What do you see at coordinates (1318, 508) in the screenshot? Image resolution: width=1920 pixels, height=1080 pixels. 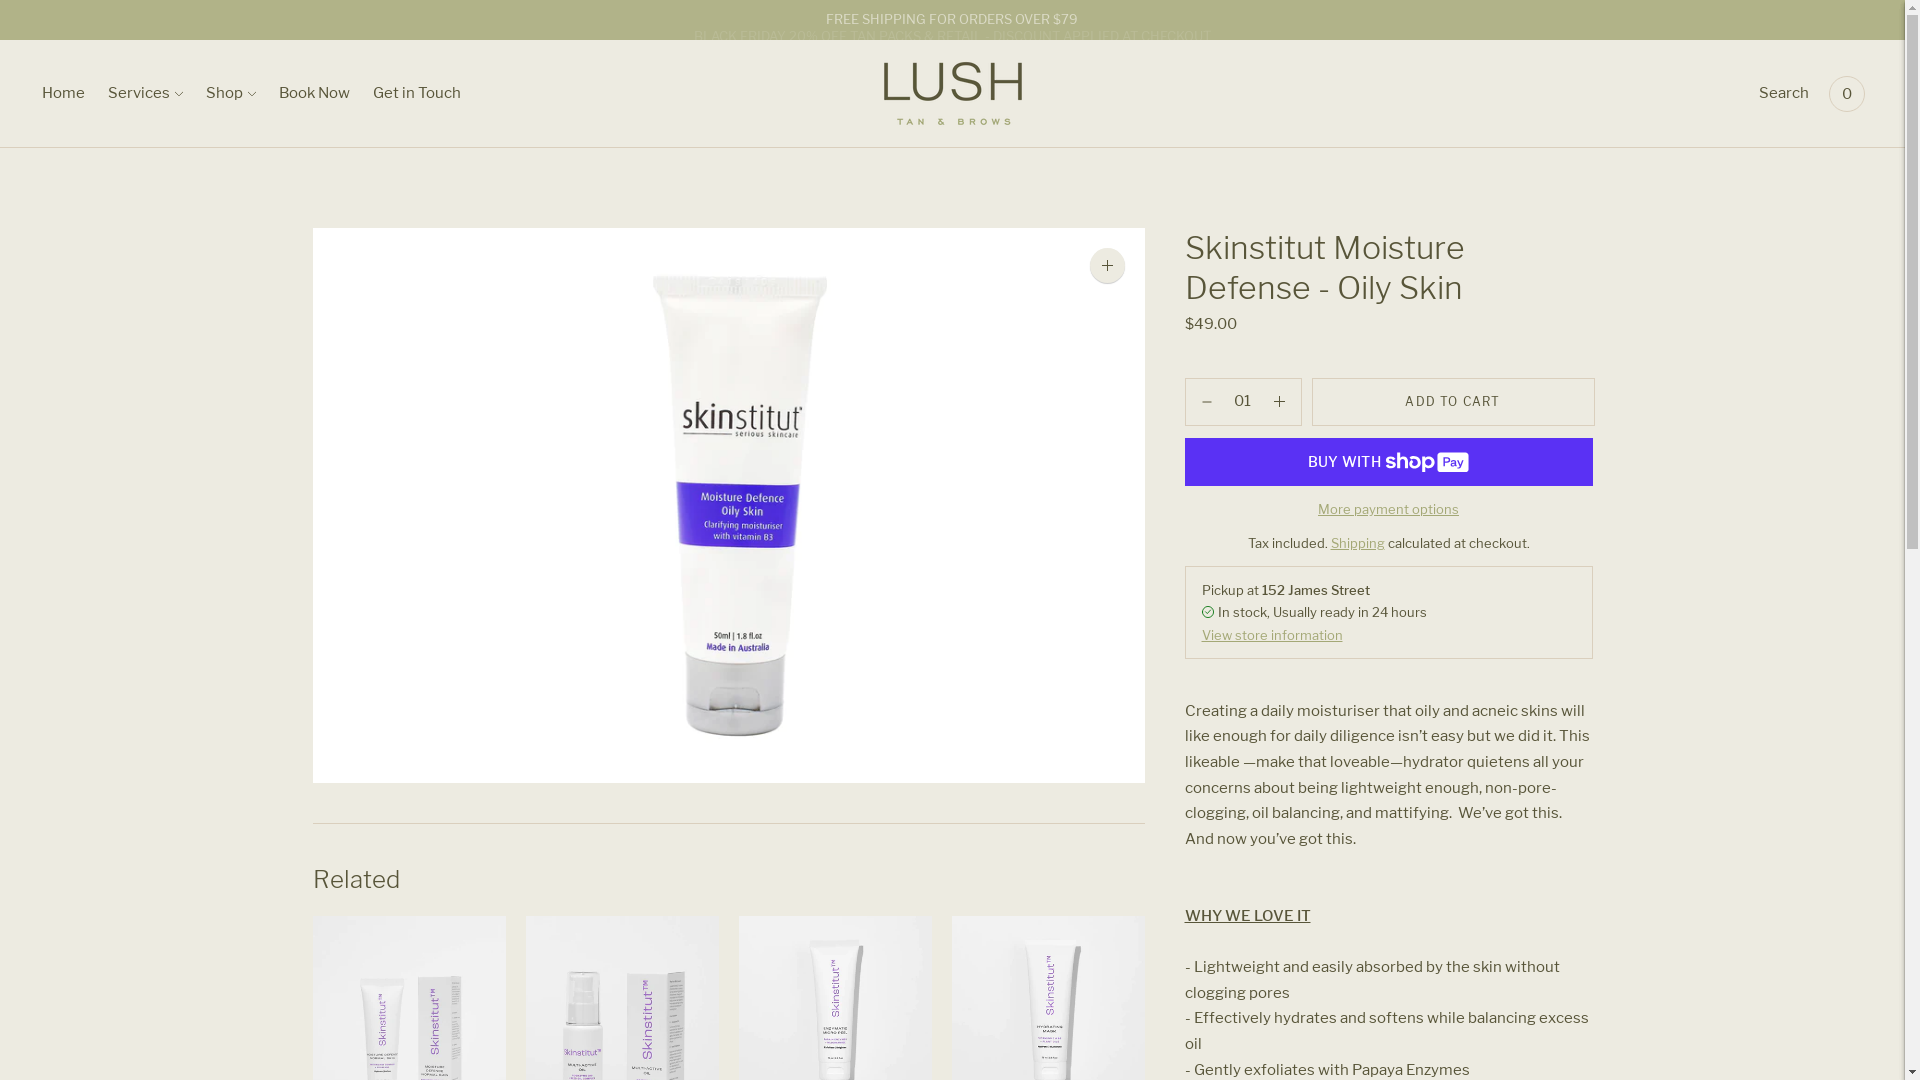 I see `'More payment options'` at bounding box center [1318, 508].